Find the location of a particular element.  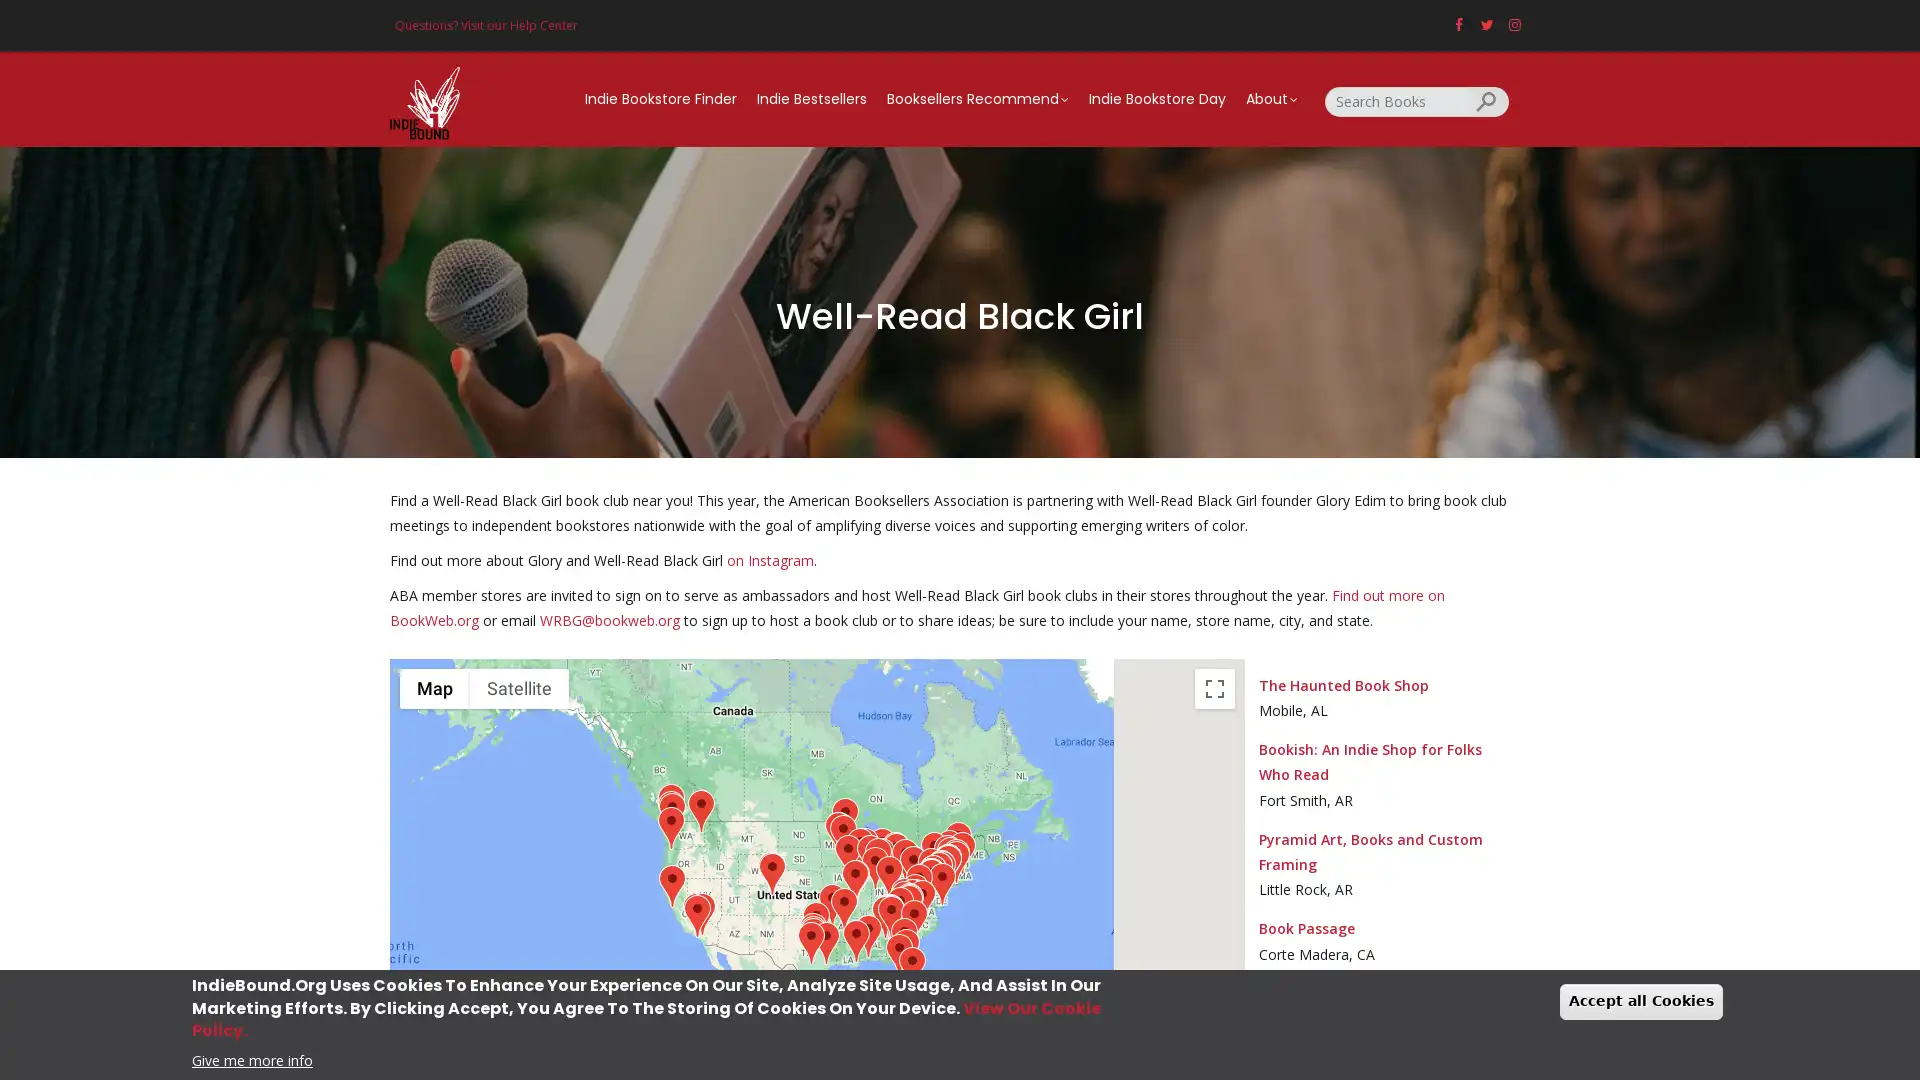

Quail Ridge Books is located at coordinates (920, 900).